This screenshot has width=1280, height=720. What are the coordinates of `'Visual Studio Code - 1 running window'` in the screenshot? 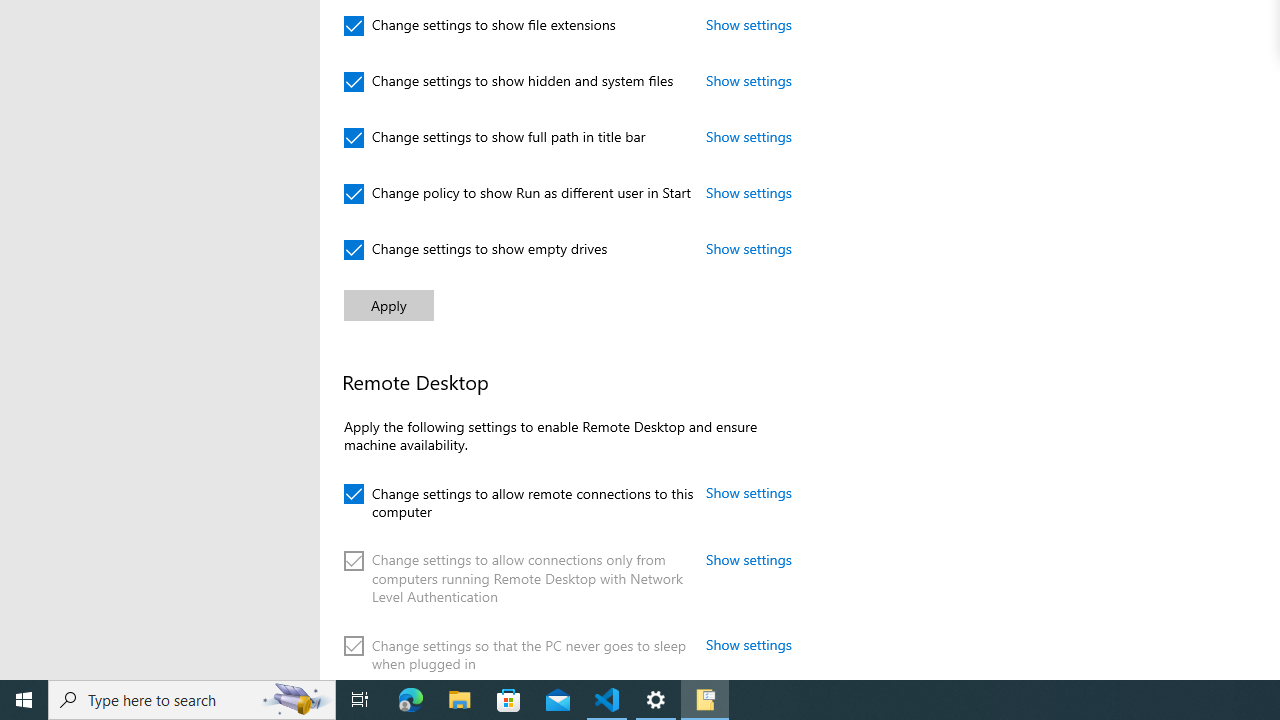 It's located at (606, 698).